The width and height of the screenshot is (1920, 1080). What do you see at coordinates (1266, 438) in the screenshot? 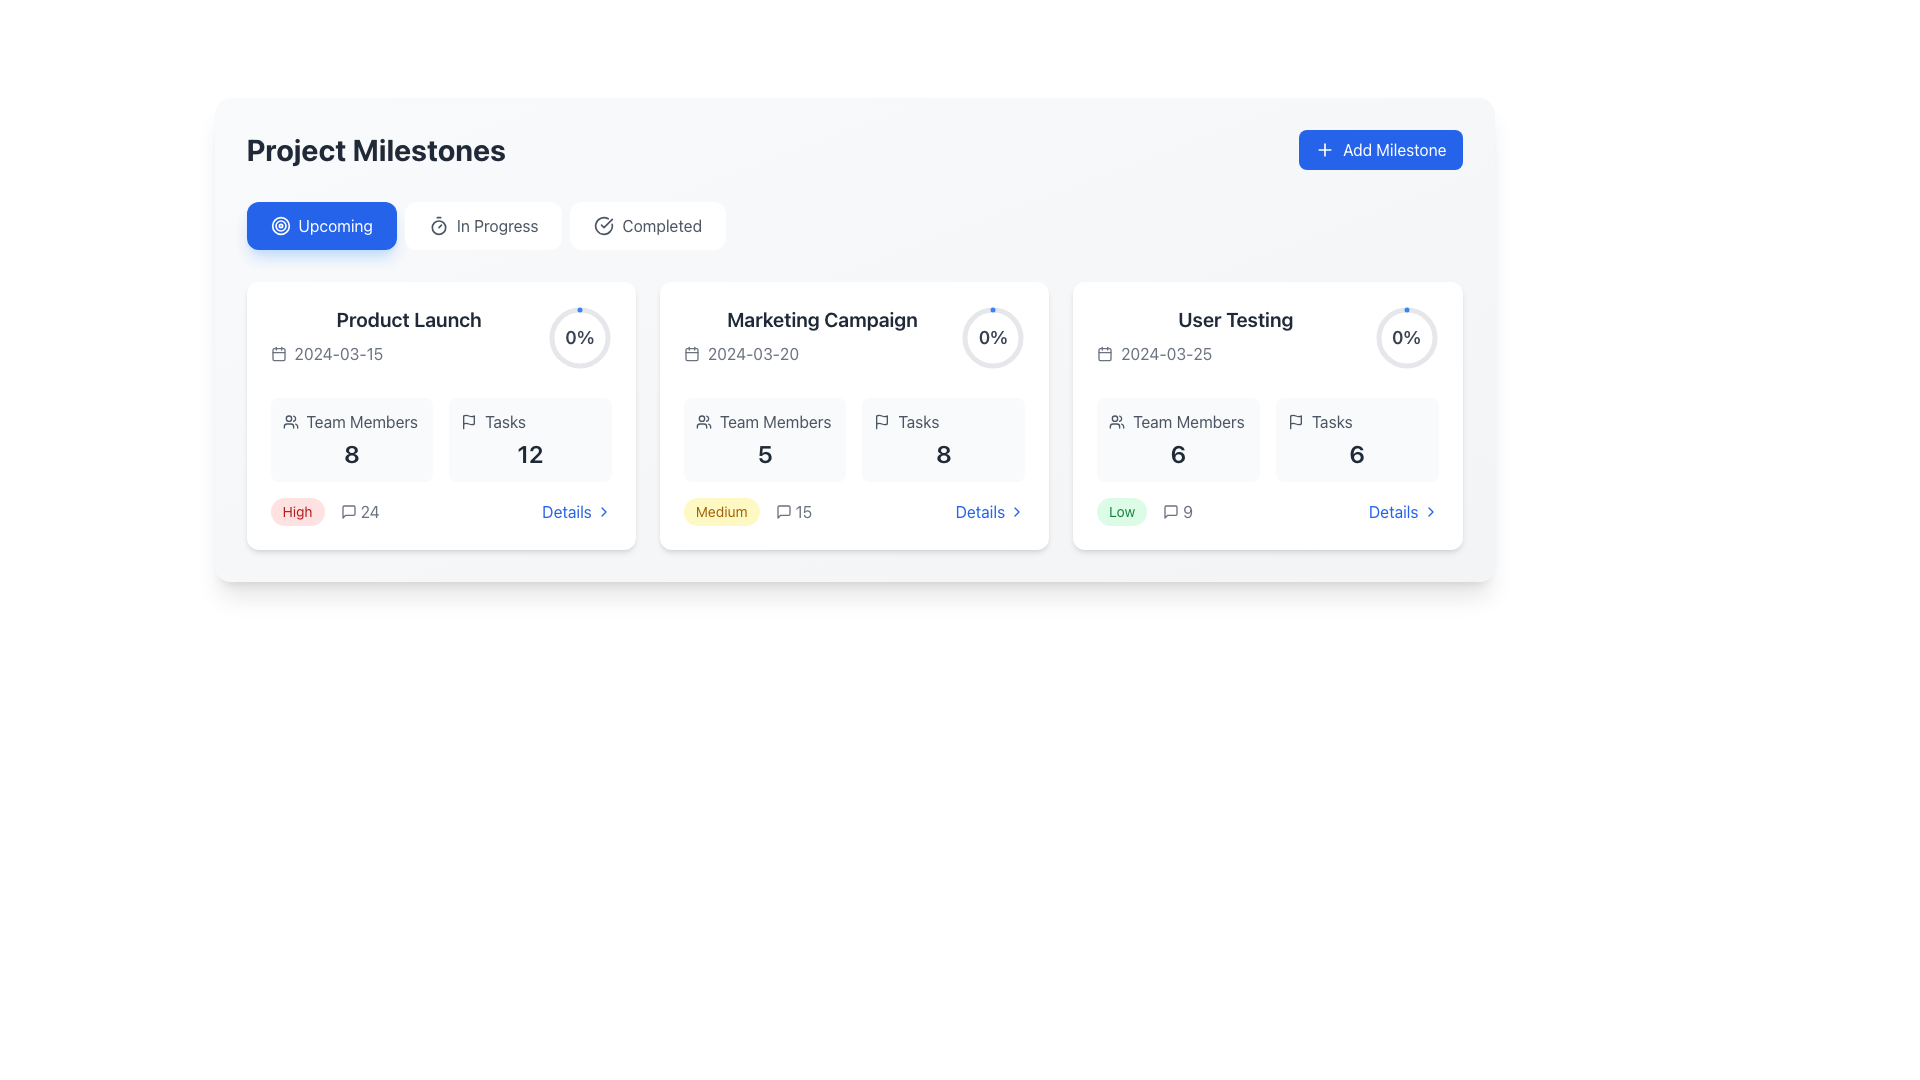
I see `the Information display grid located within the 'User Testing' card, which features two columns with headings 'Team Members' and 'Tasks', each showing the number '6'` at bounding box center [1266, 438].